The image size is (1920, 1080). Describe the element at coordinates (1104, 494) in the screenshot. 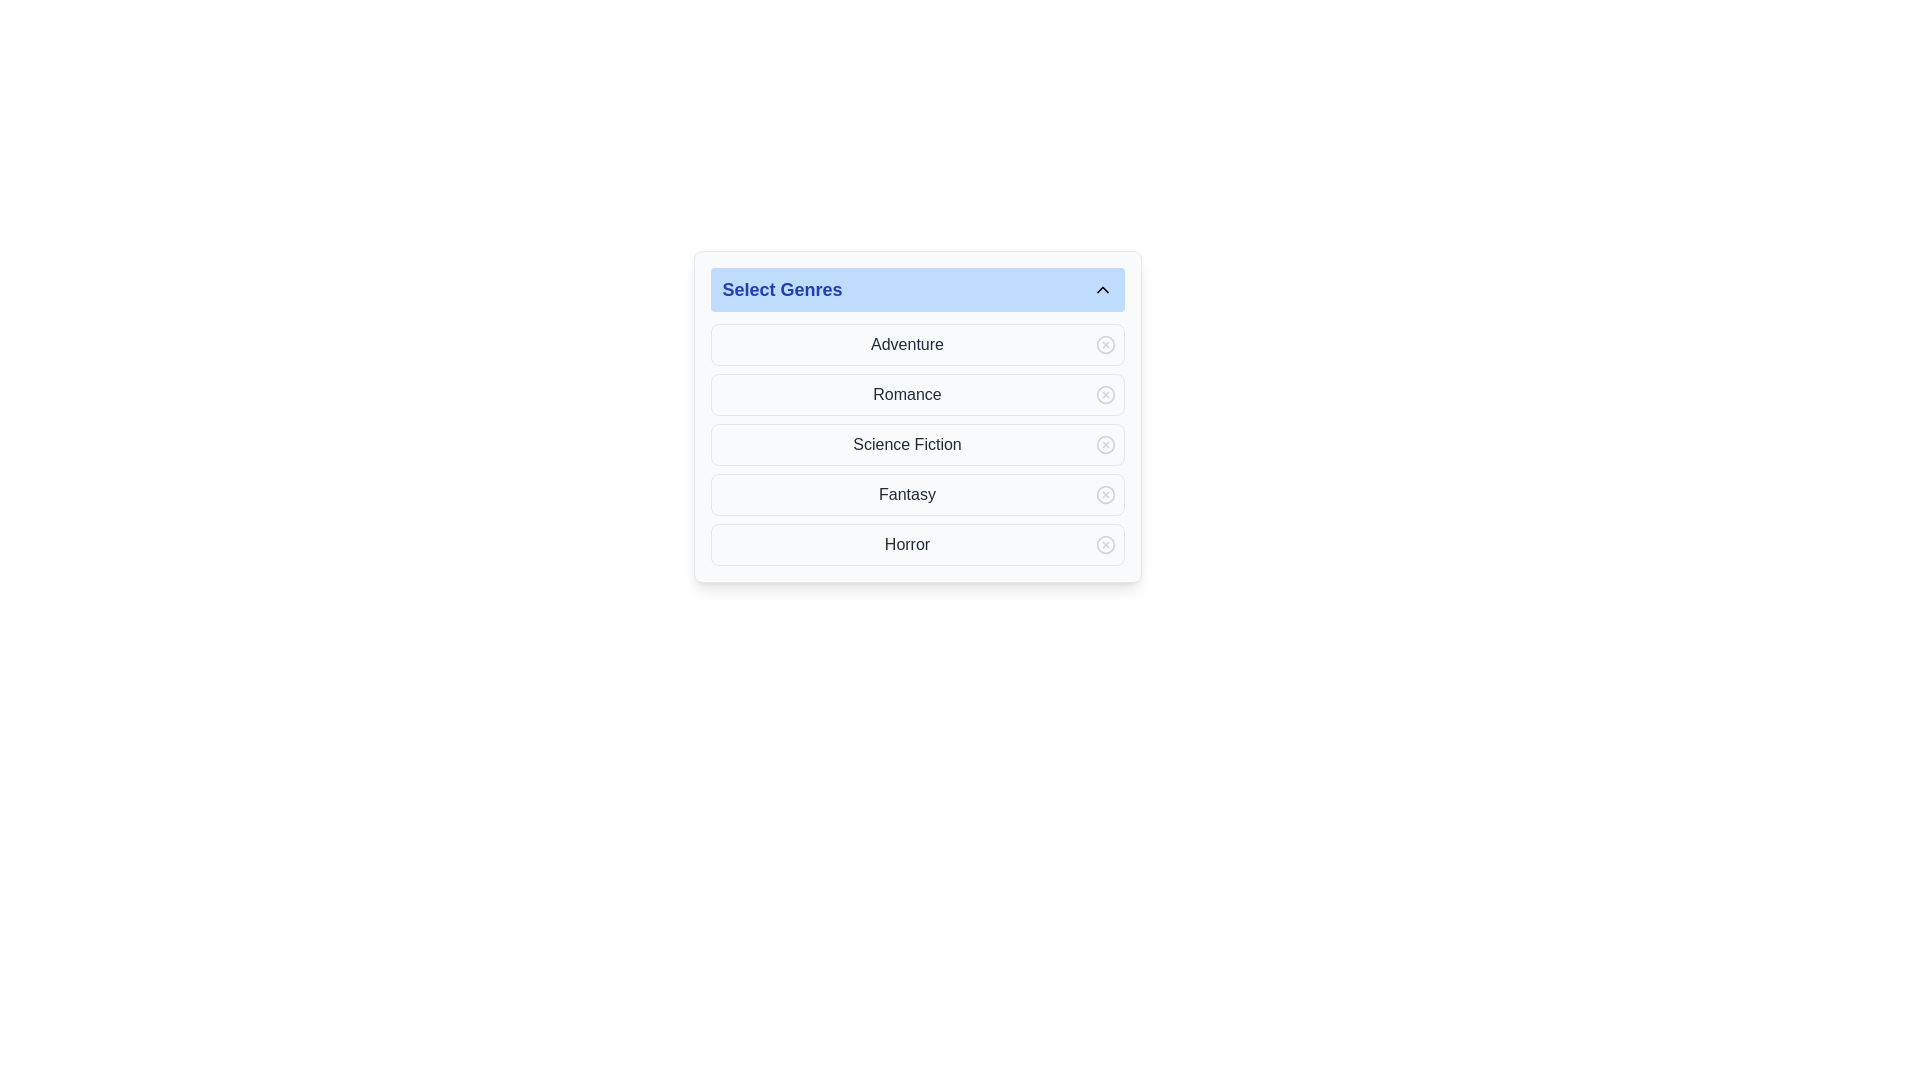

I see `the small circular icon button with an 'x' symbol, located to the right of the 'Fantasy' label` at that location.